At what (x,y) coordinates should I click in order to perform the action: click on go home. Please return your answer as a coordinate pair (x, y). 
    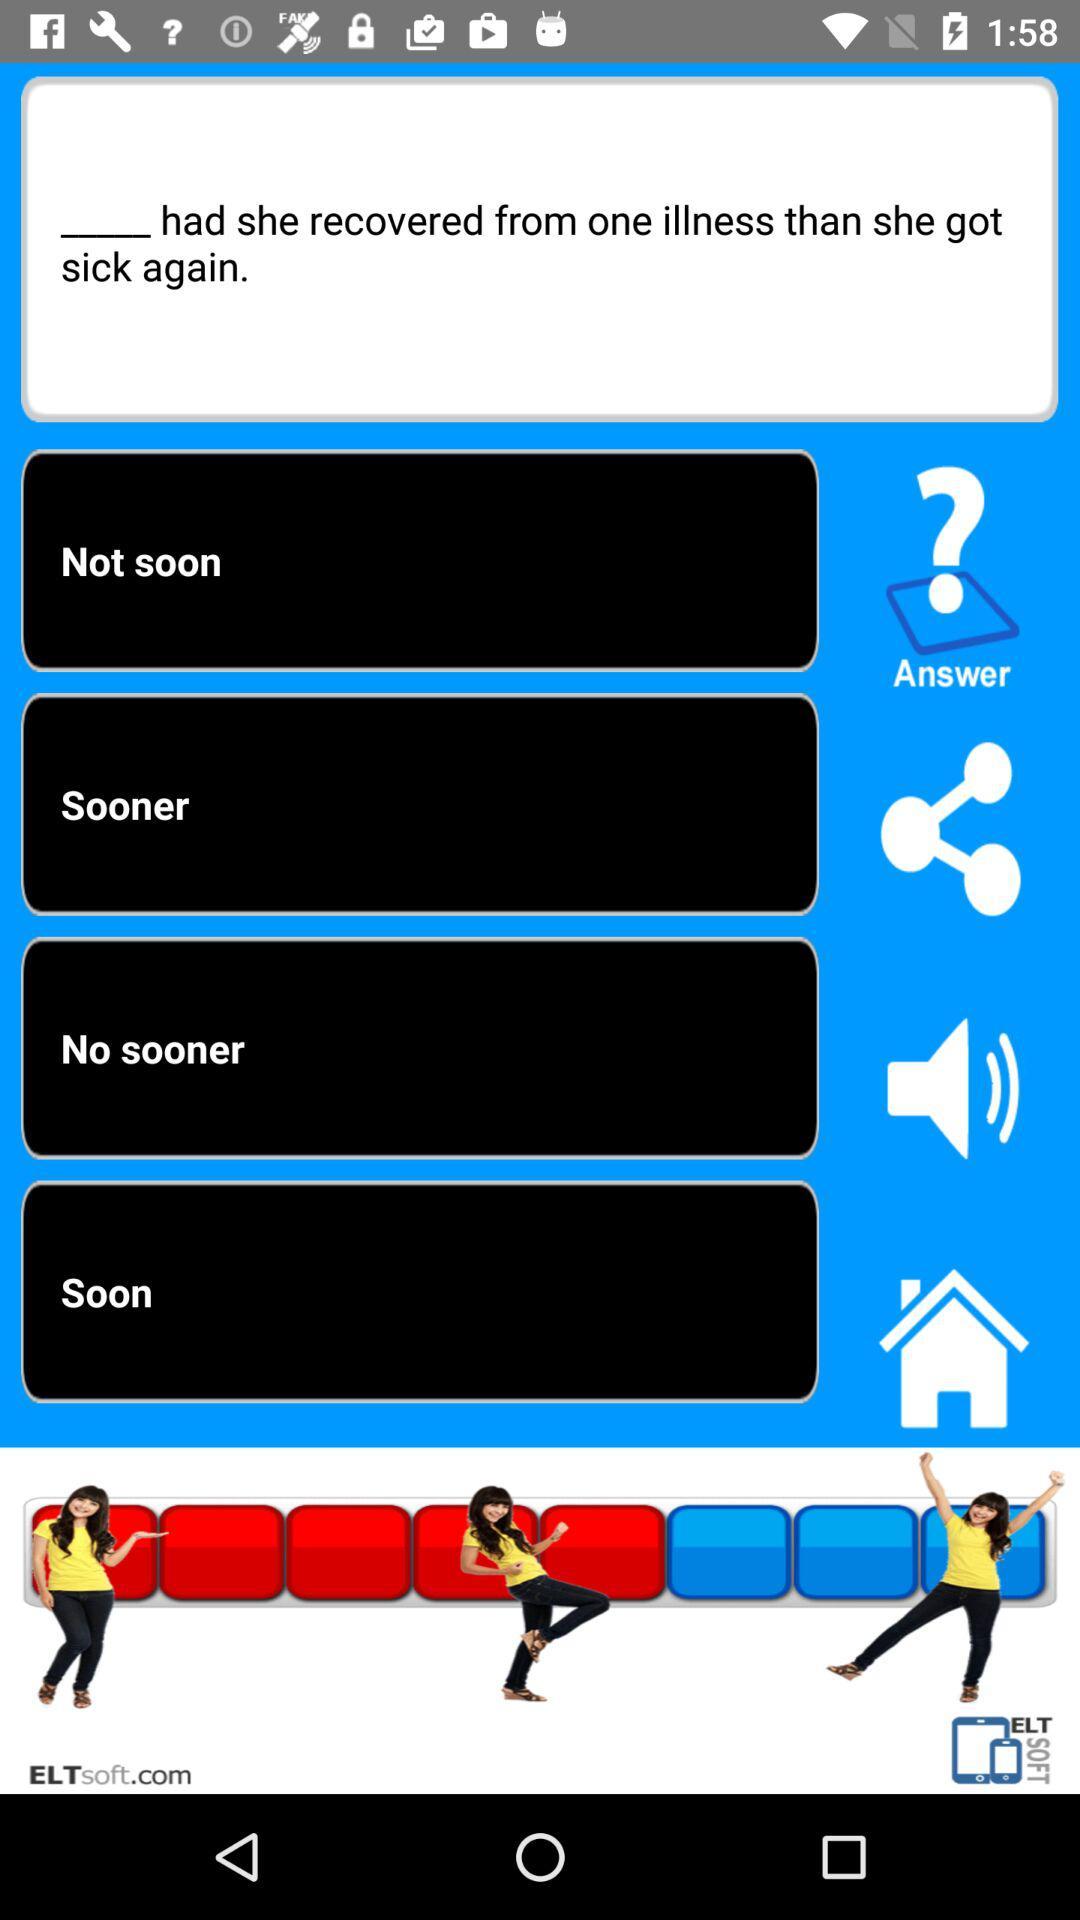
    Looking at the image, I should click on (952, 1337).